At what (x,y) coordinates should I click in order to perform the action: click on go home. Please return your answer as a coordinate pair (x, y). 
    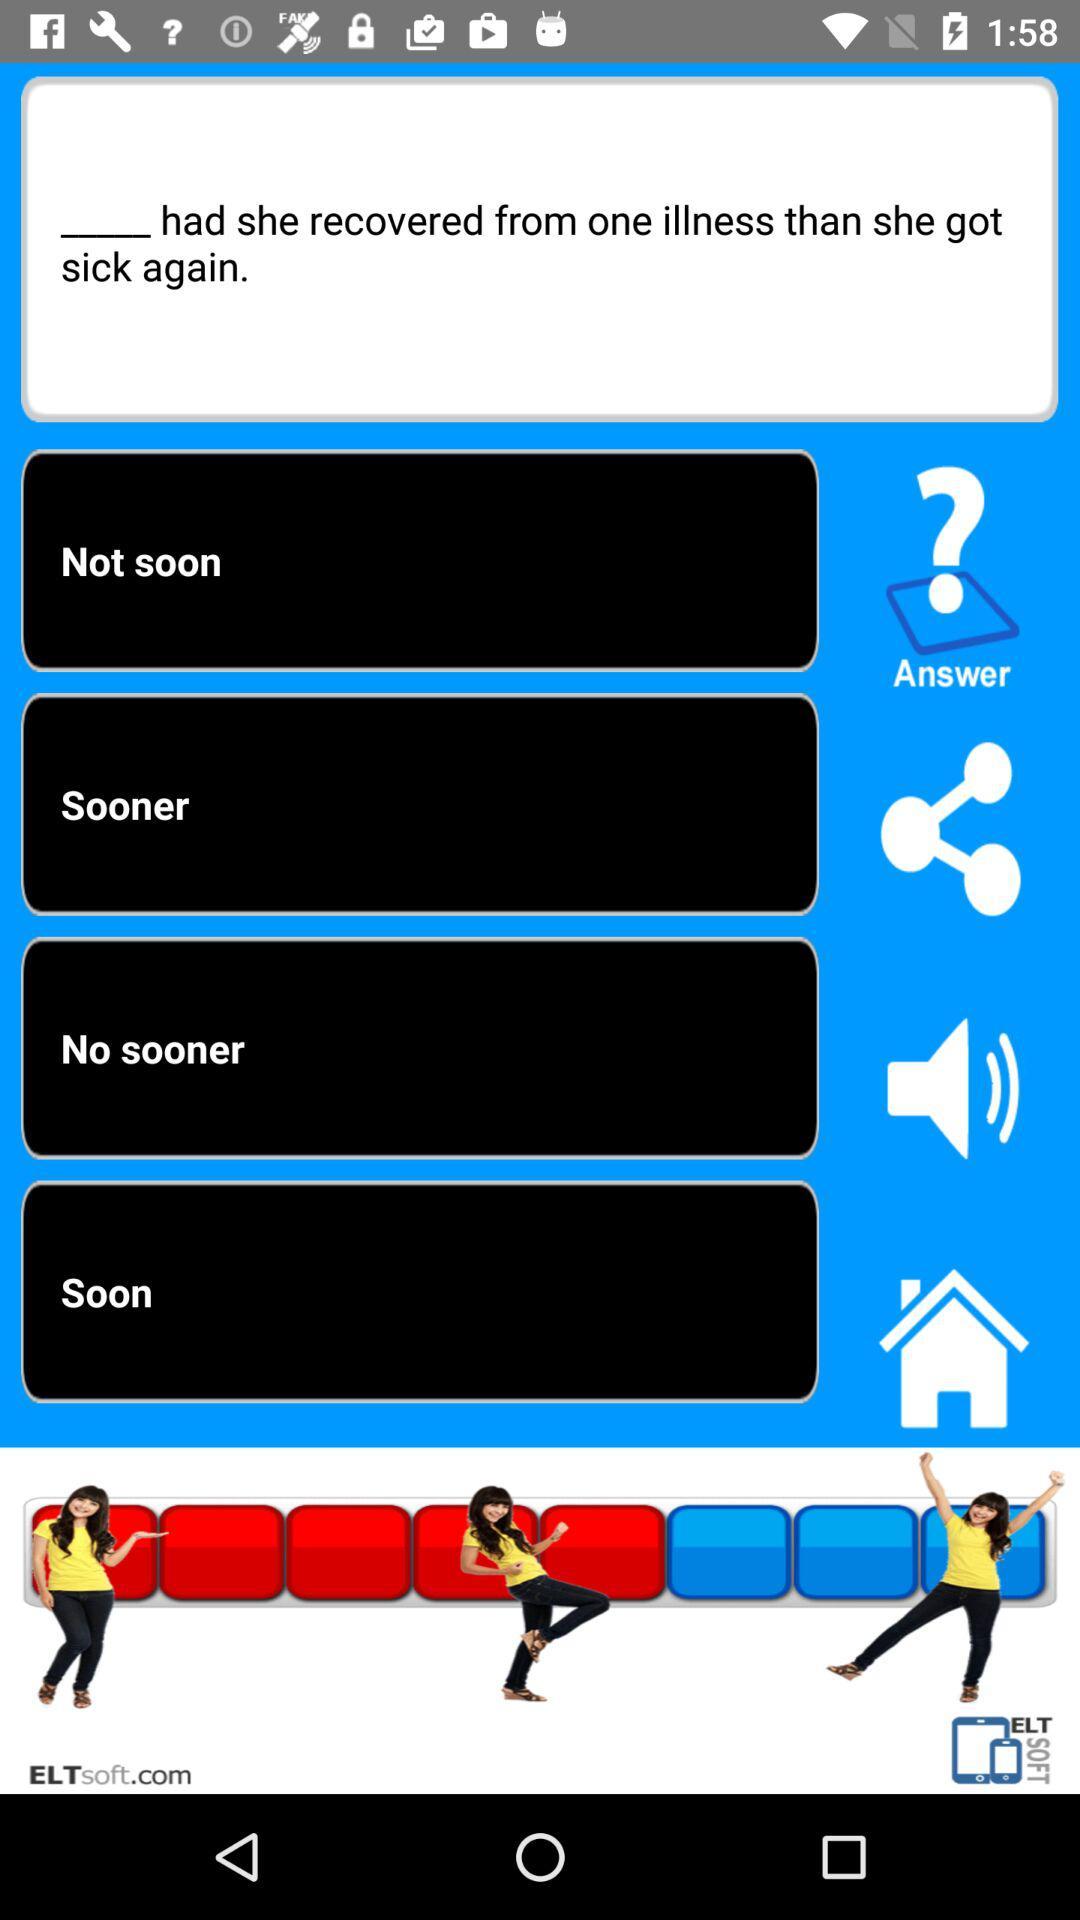
    Looking at the image, I should click on (952, 1337).